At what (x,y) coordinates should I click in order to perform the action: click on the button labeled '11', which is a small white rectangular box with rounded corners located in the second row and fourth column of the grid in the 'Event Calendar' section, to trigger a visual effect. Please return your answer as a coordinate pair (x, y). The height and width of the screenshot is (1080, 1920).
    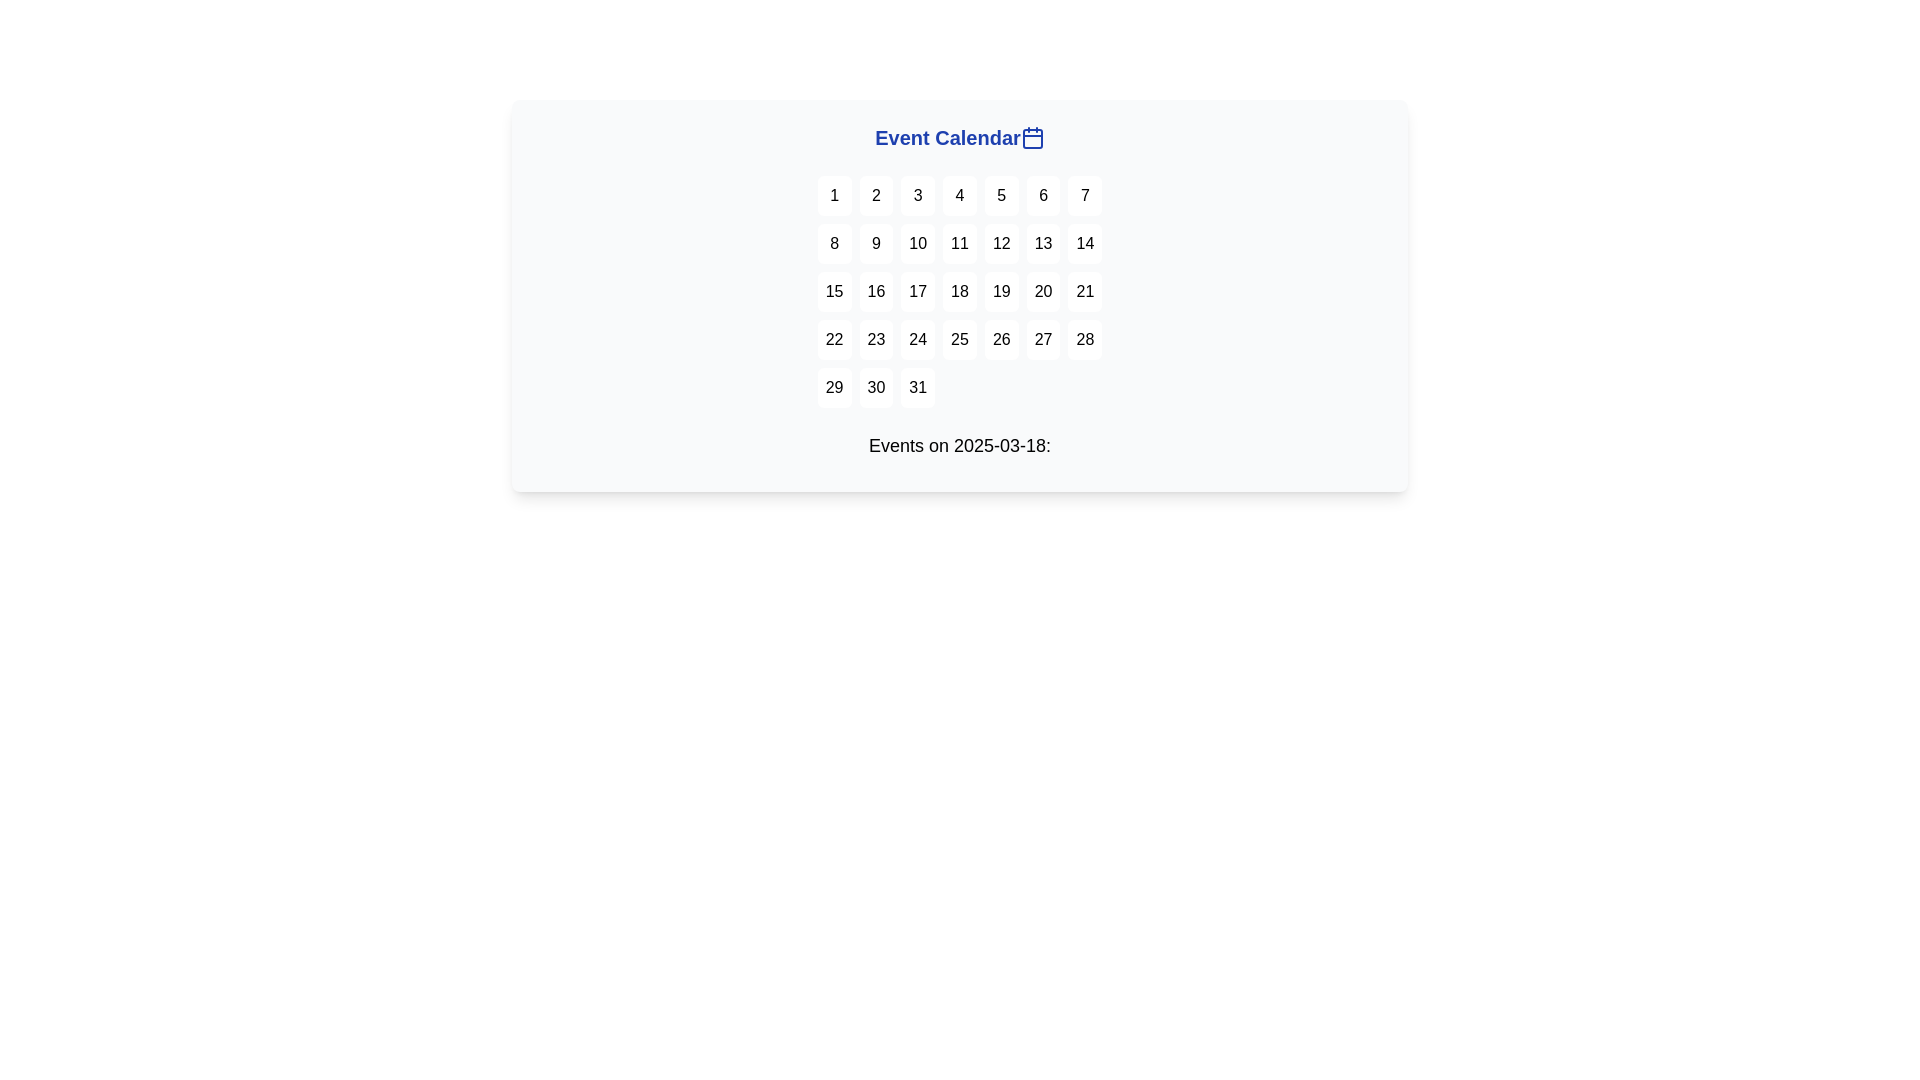
    Looking at the image, I should click on (960, 242).